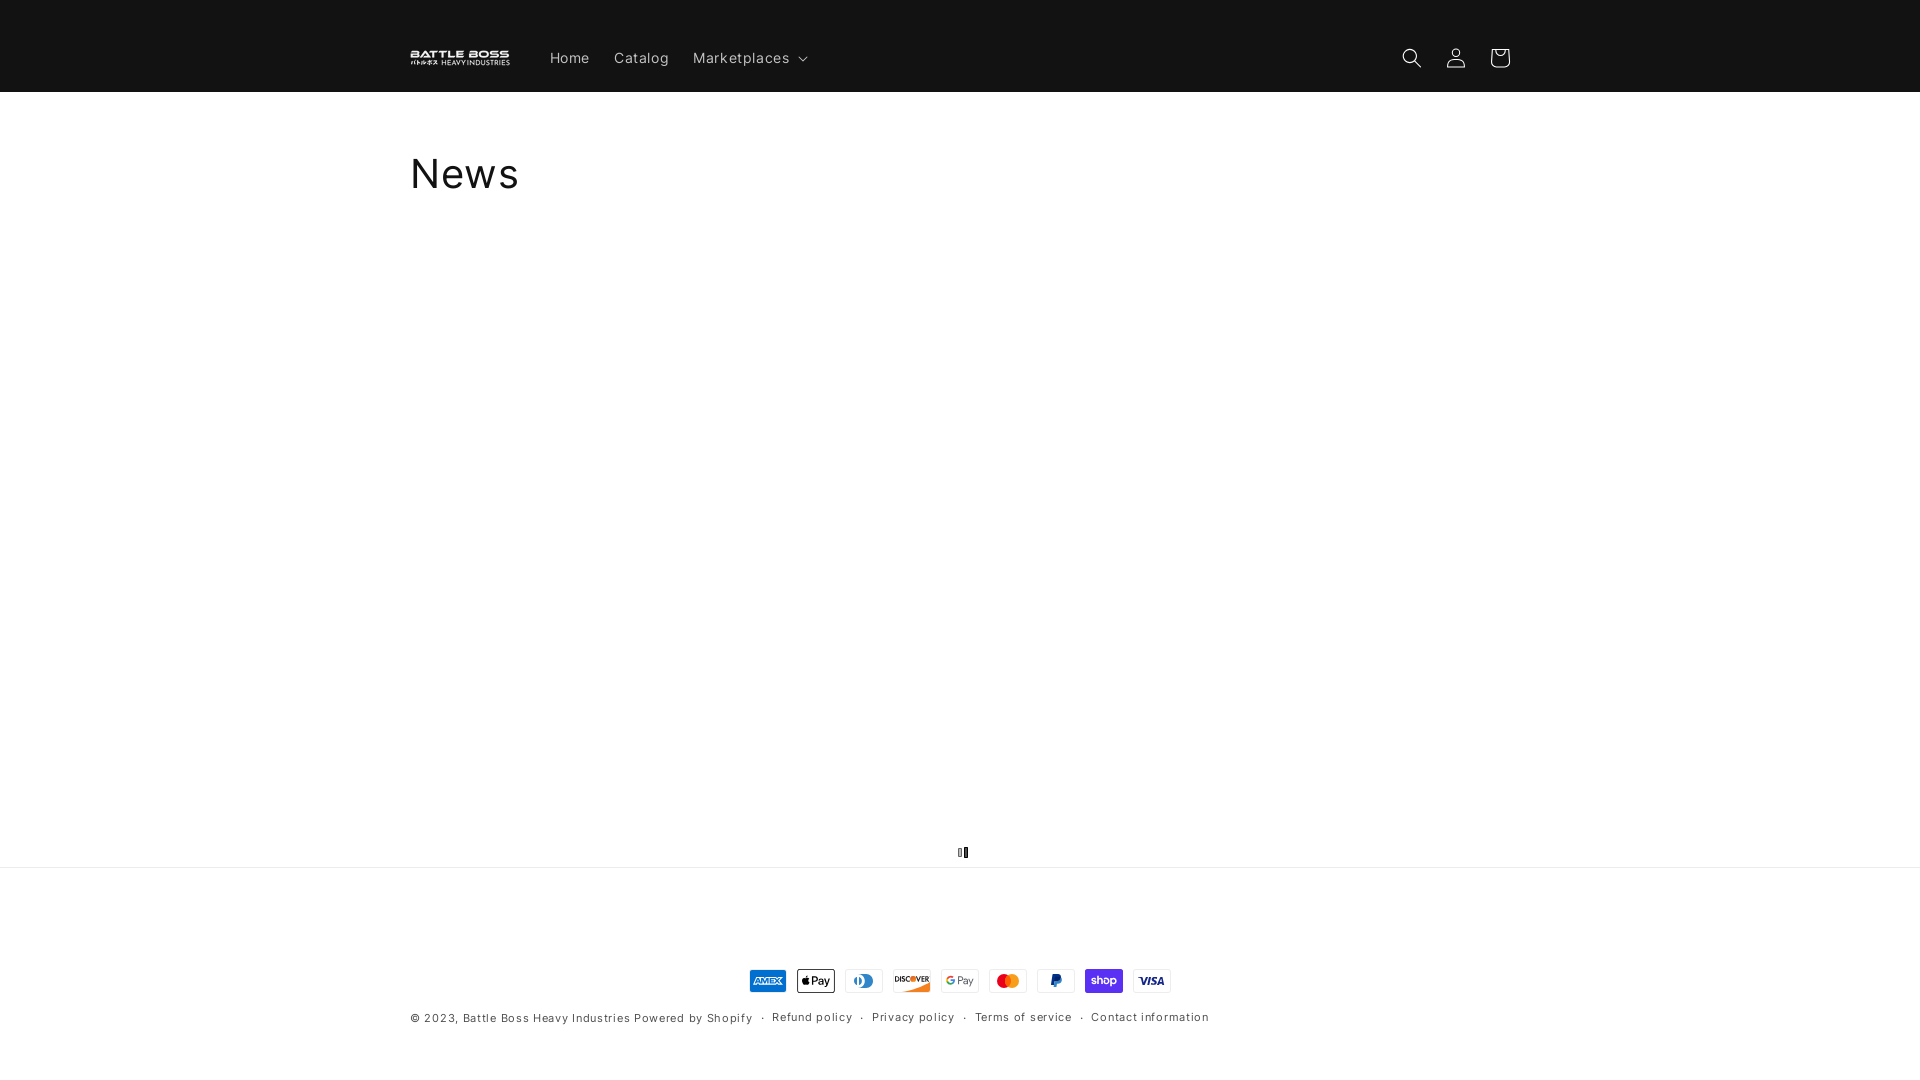  What do you see at coordinates (641, 56) in the screenshot?
I see `'Catalog'` at bounding box center [641, 56].